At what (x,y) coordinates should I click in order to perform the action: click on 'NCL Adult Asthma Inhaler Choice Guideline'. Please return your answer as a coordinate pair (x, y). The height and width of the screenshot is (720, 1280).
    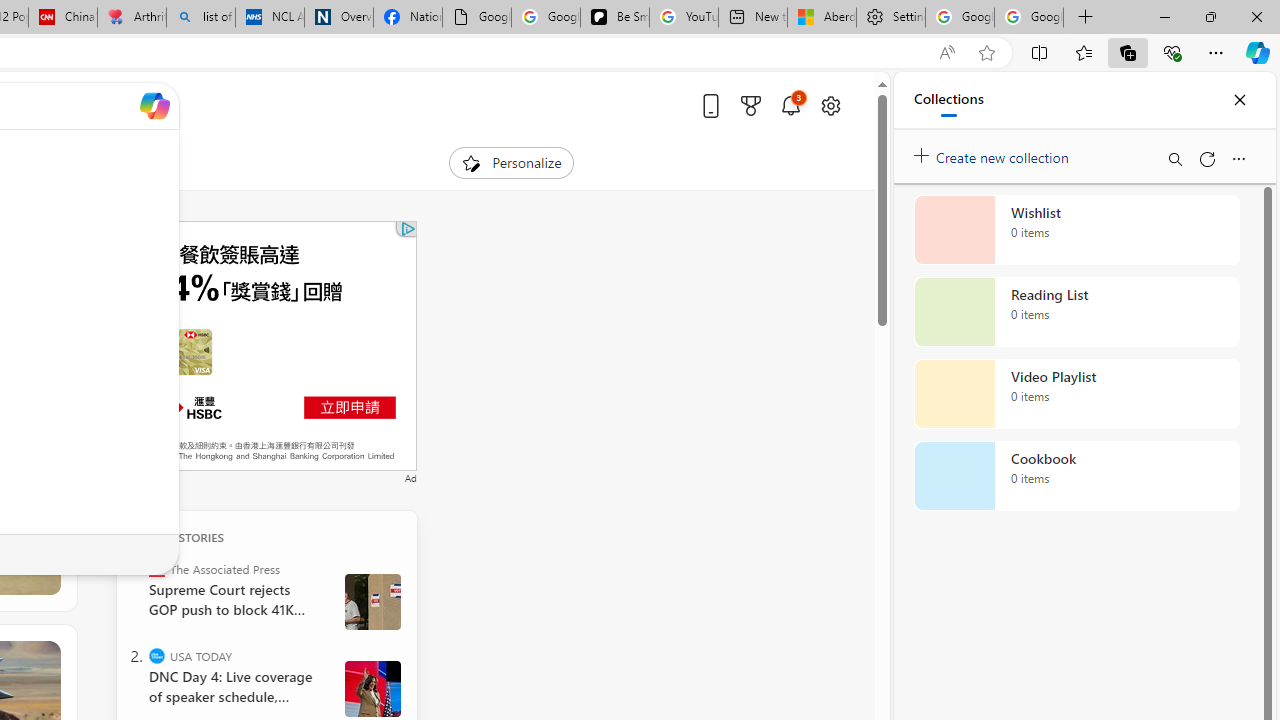
    Looking at the image, I should click on (269, 17).